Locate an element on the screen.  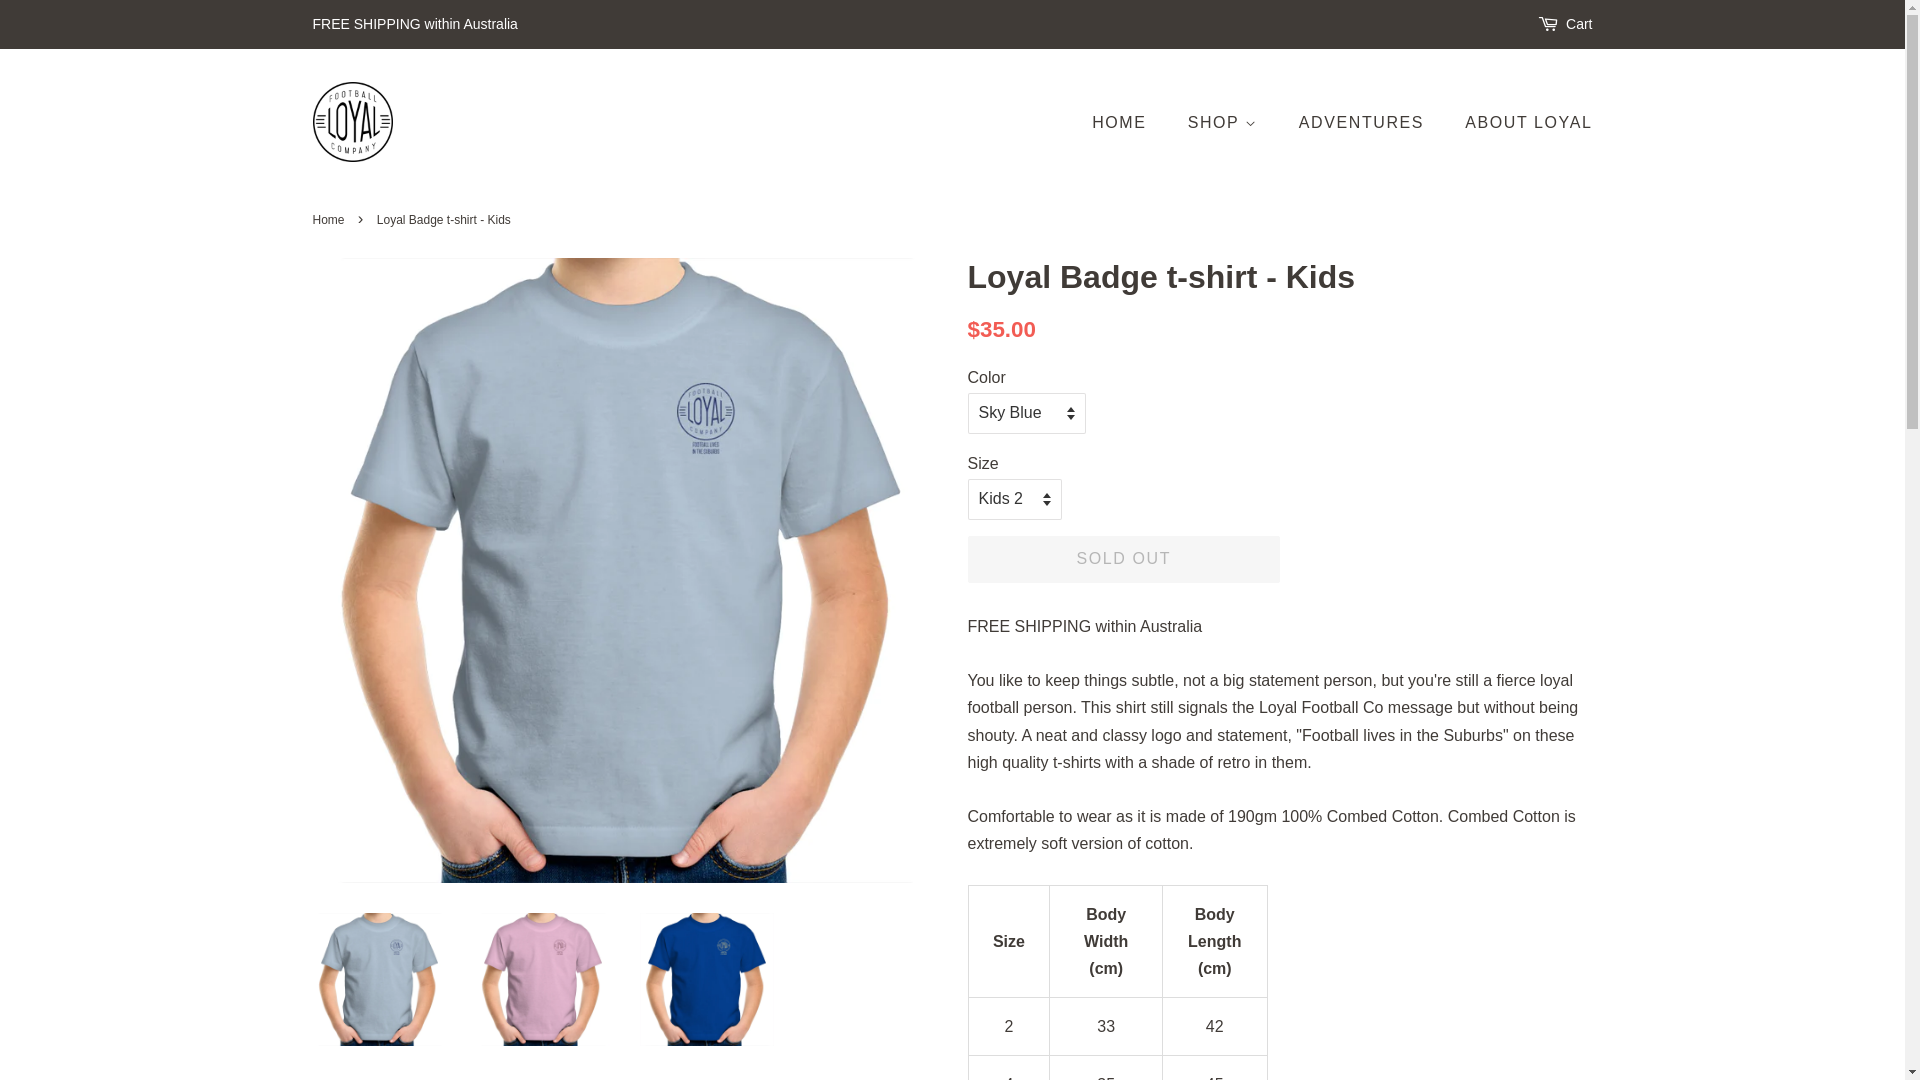
'SOLD OUT' is located at coordinates (1124, 559).